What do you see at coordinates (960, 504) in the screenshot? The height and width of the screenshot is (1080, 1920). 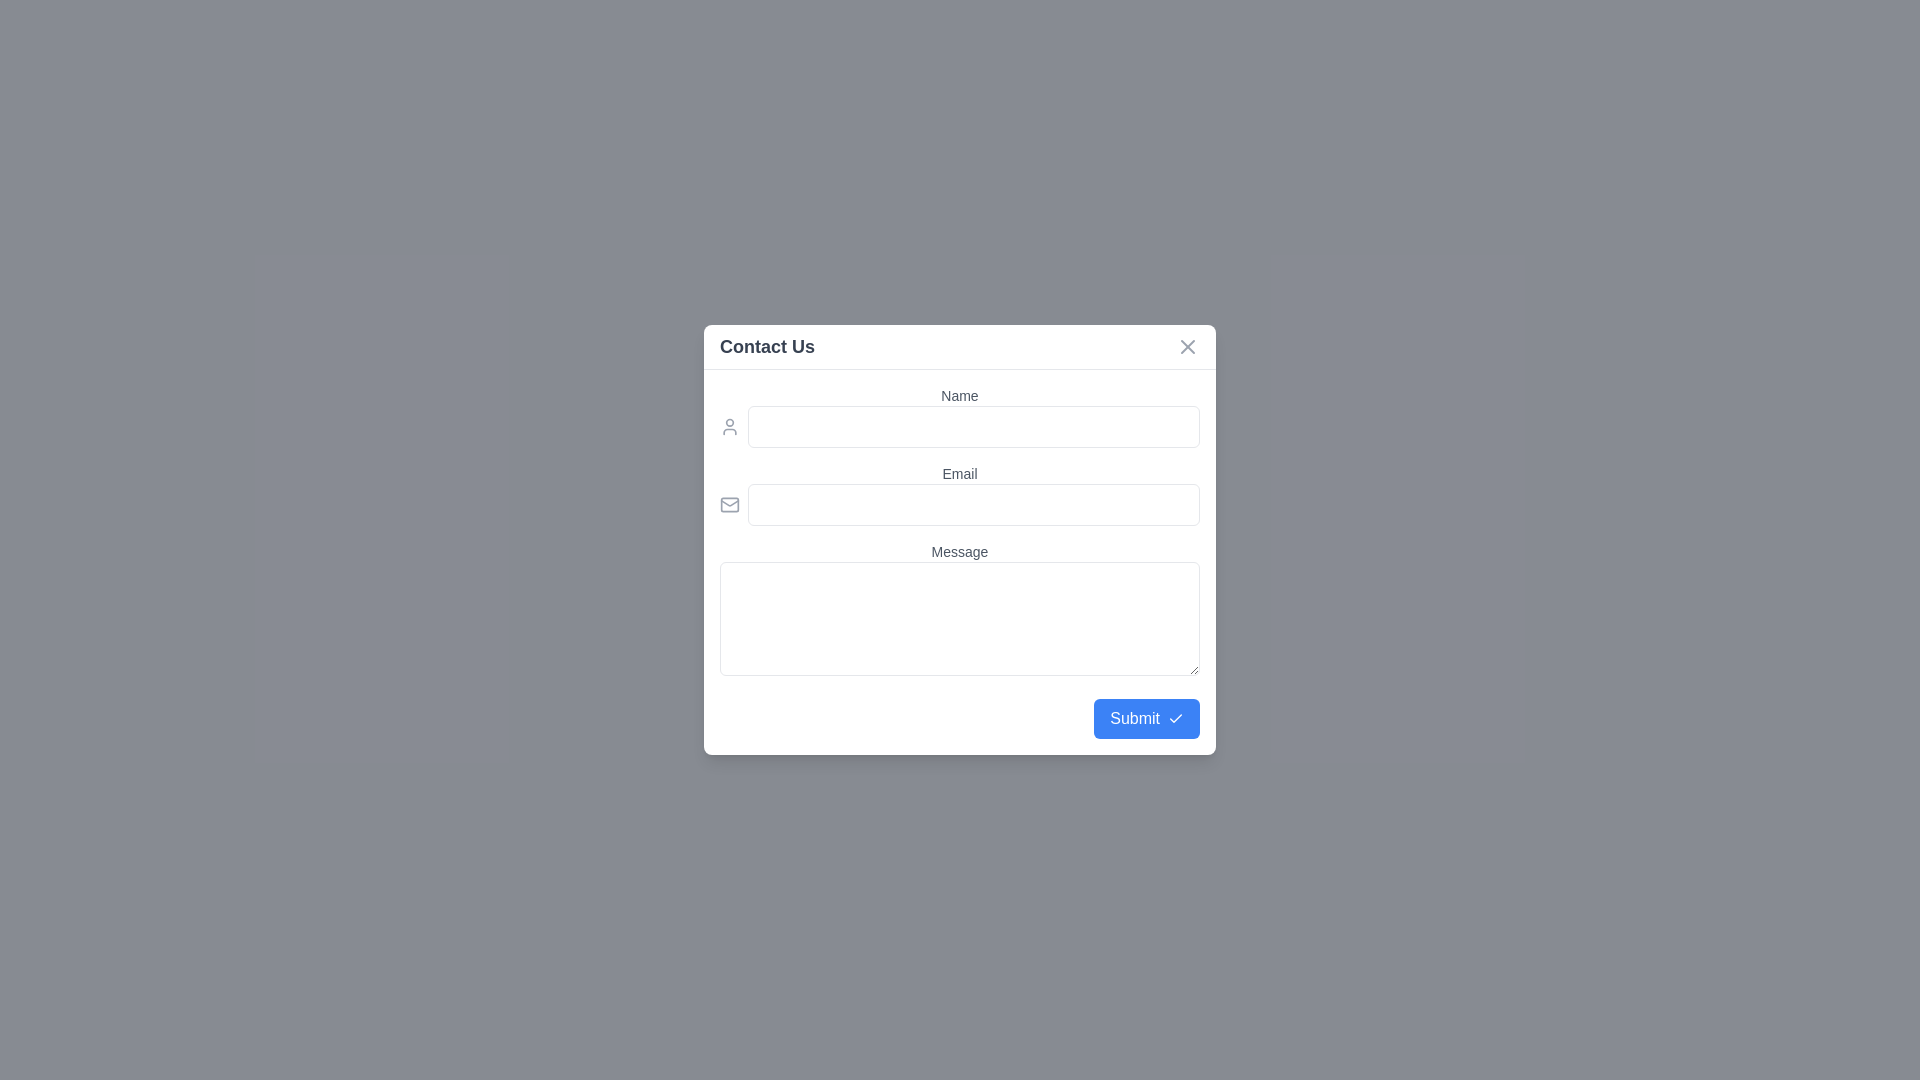 I see `the text input field for 'Email' in the form by tabbing to it` at bounding box center [960, 504].